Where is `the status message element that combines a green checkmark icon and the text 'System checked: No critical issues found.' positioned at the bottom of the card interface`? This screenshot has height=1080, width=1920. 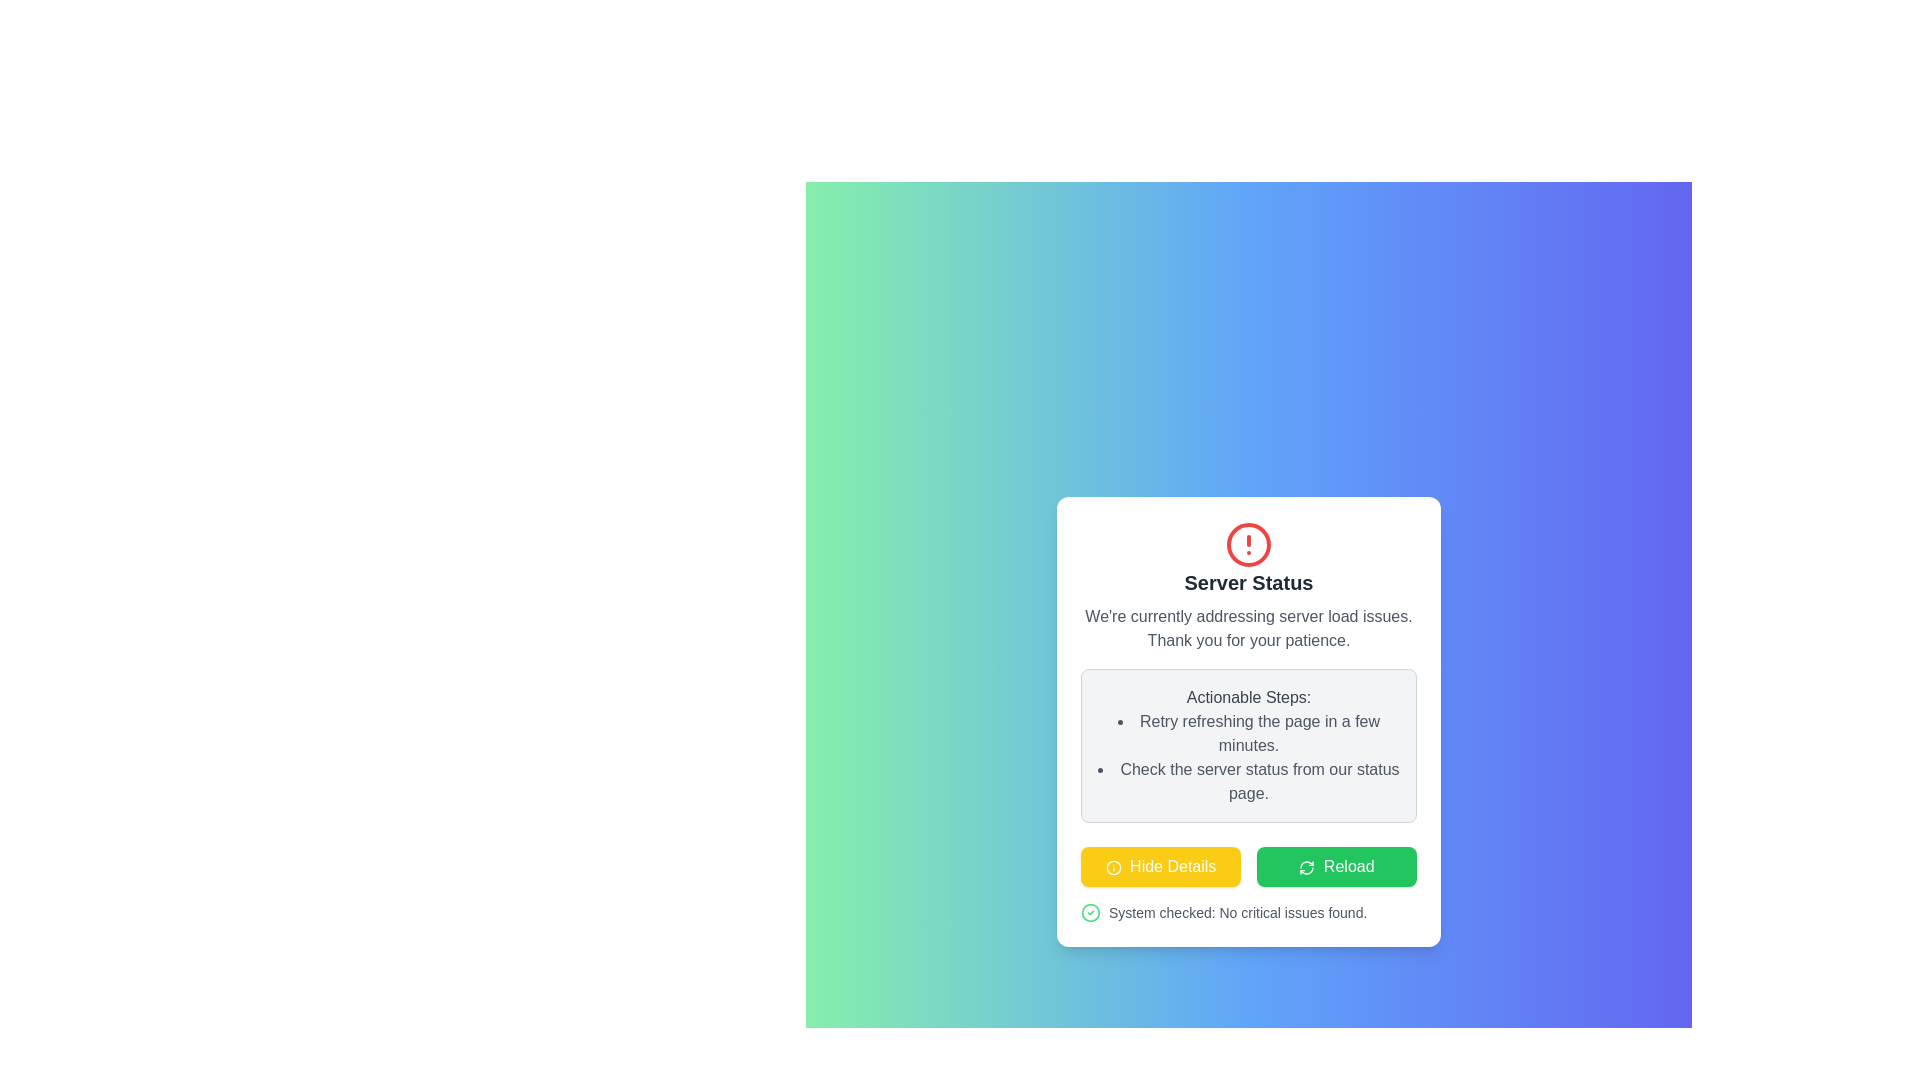 the status message element that combines a green checkmark icon and the text 'System checked: No critical issues found.' positioned at the bottom of the card interface is located at coordinates (1247, 913).